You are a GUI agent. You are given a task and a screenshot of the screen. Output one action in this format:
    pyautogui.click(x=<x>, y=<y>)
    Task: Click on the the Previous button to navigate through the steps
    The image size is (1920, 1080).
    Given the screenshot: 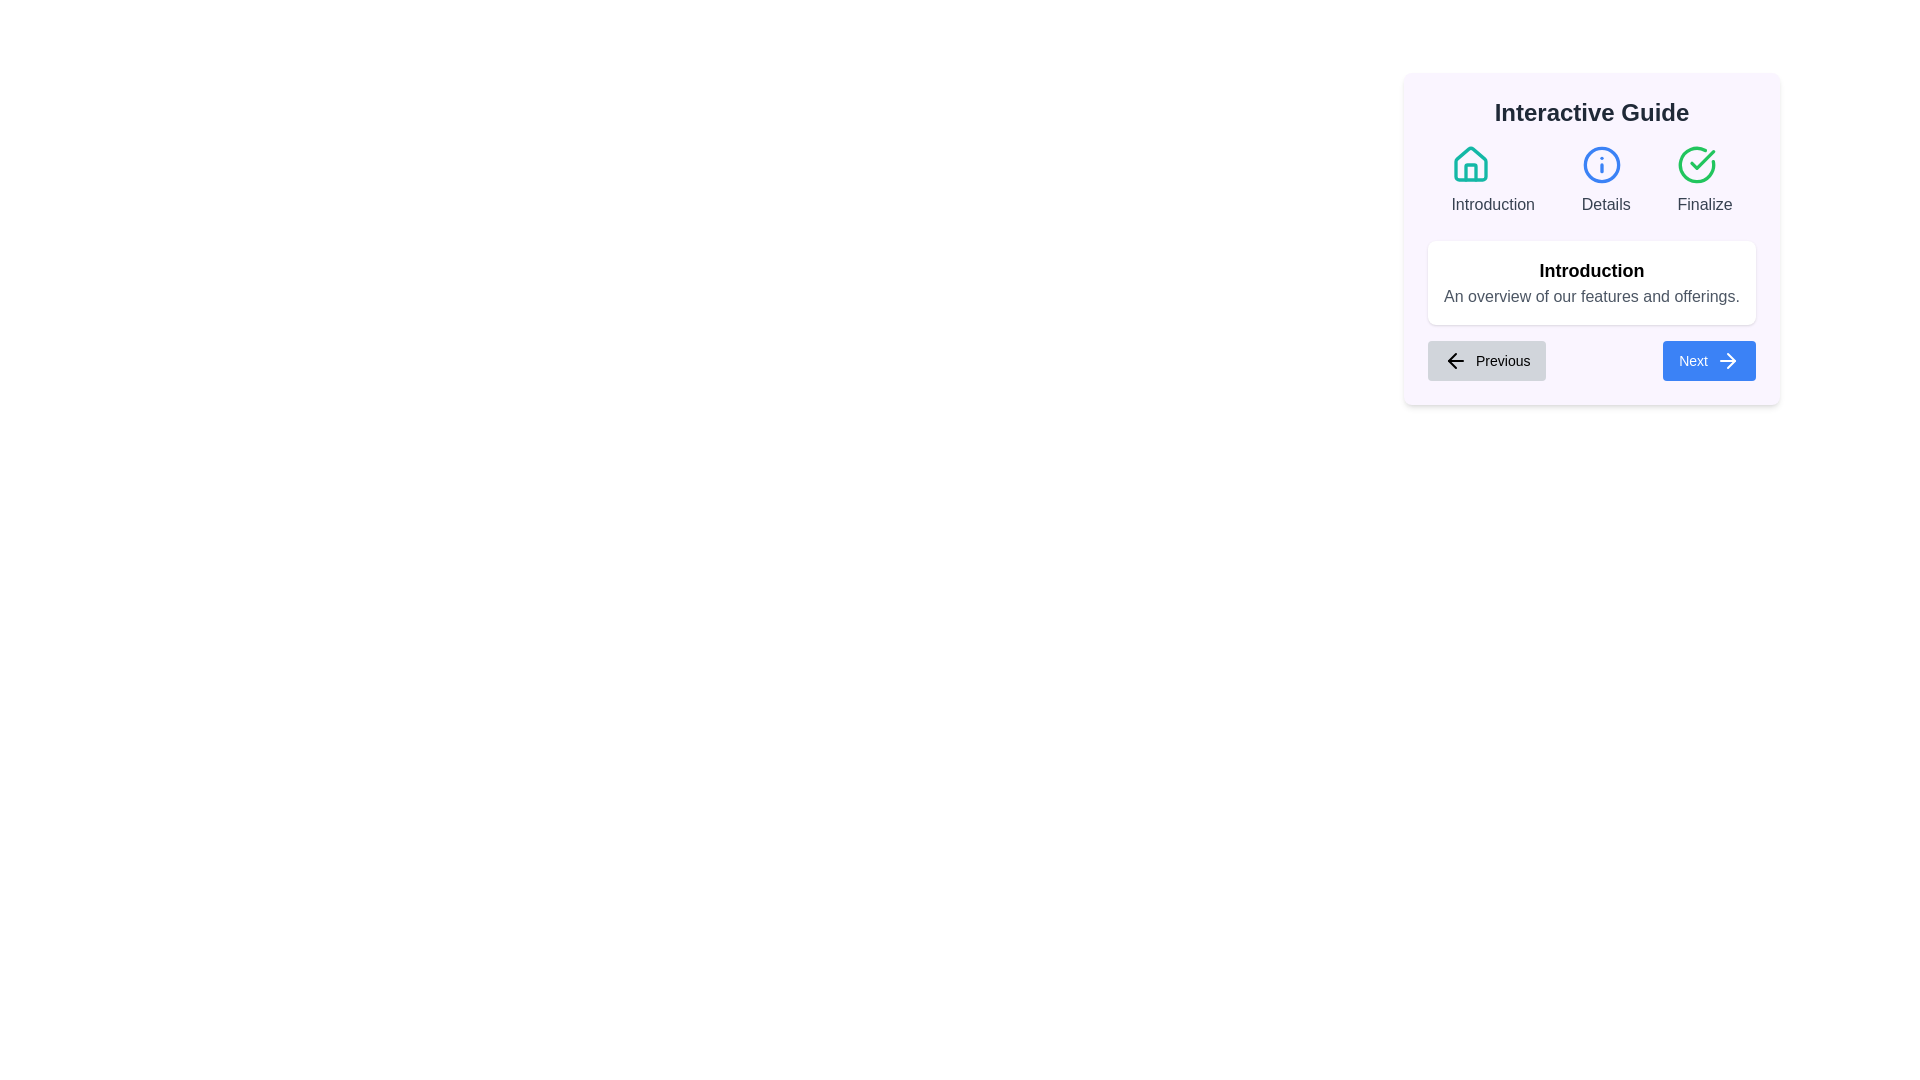 What is the action you would take?
    pyautogui.click(x=1487, y=361)
    